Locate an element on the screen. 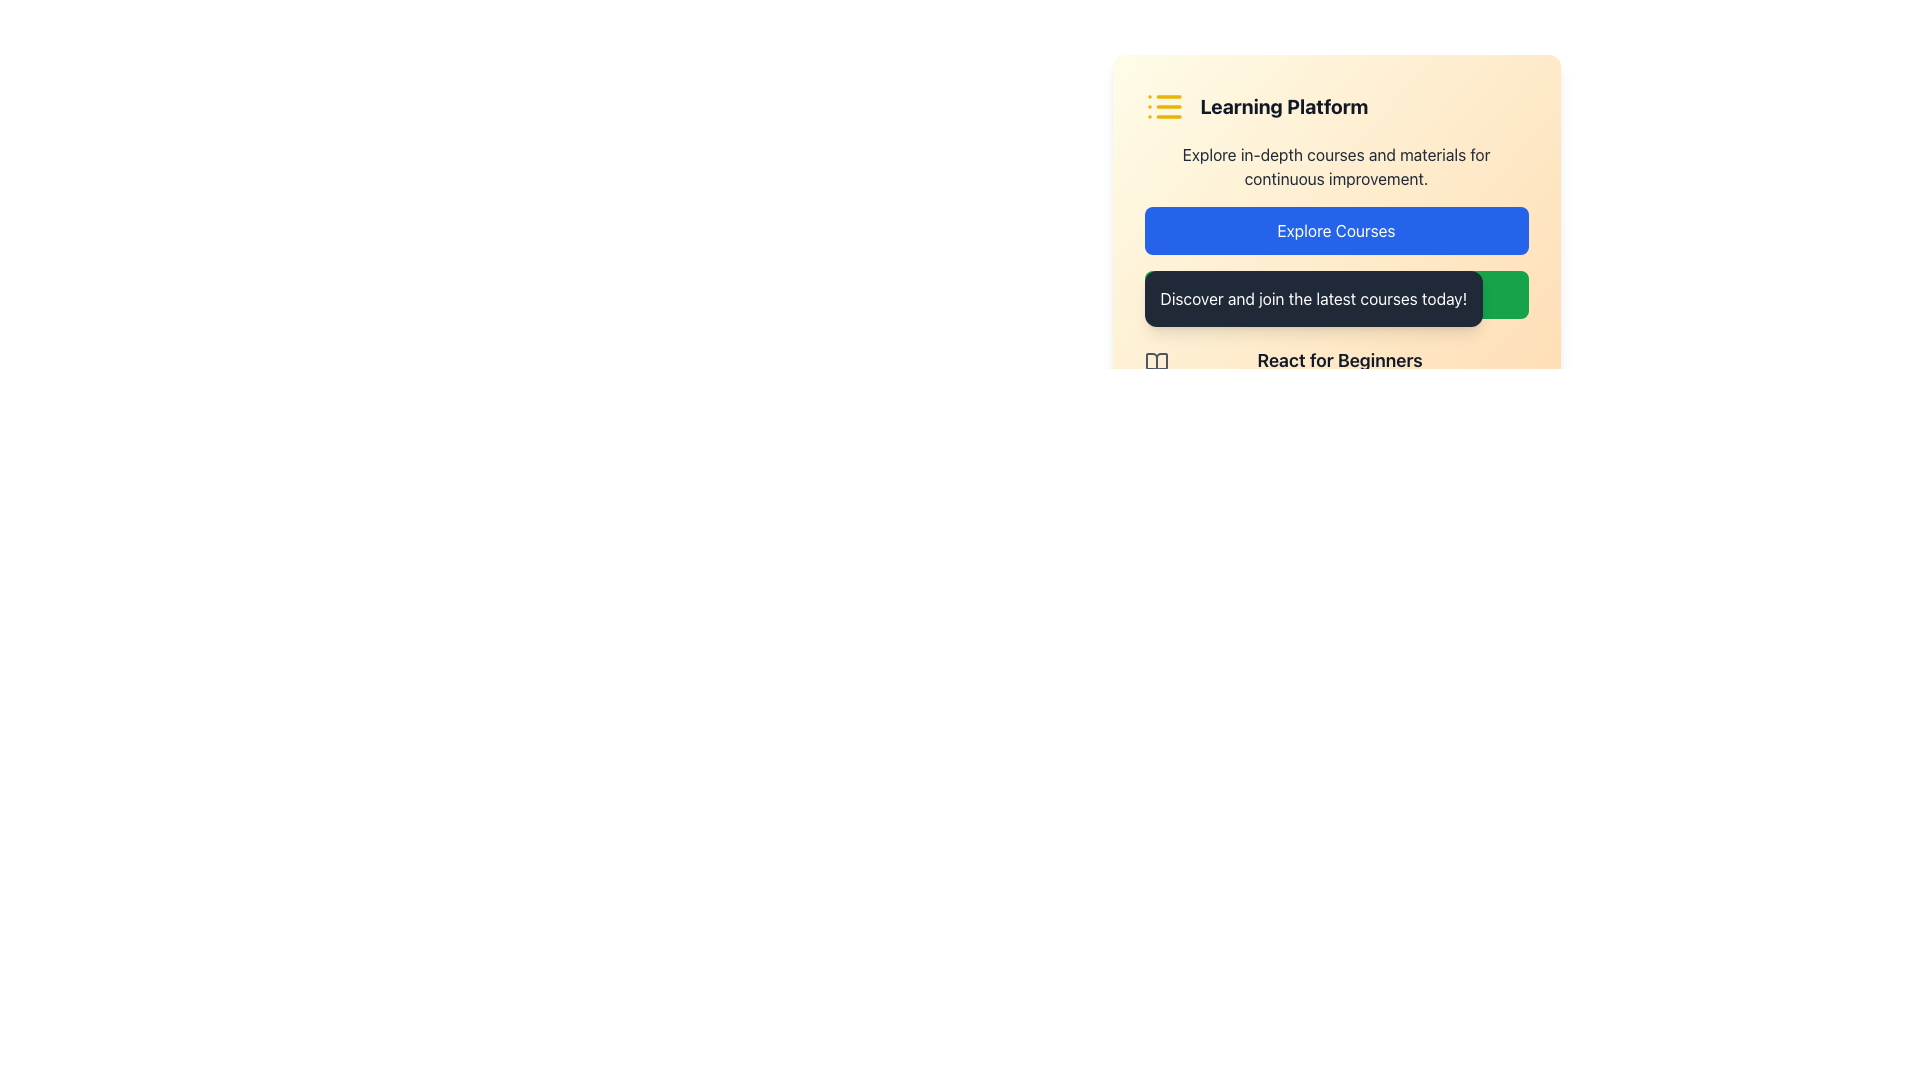 The width and height of the screenshot is (1920, 1080). the rectangular dark green button labeled 'Hide Details' to trigger the hover effect is located at coordinates (1336, 294).